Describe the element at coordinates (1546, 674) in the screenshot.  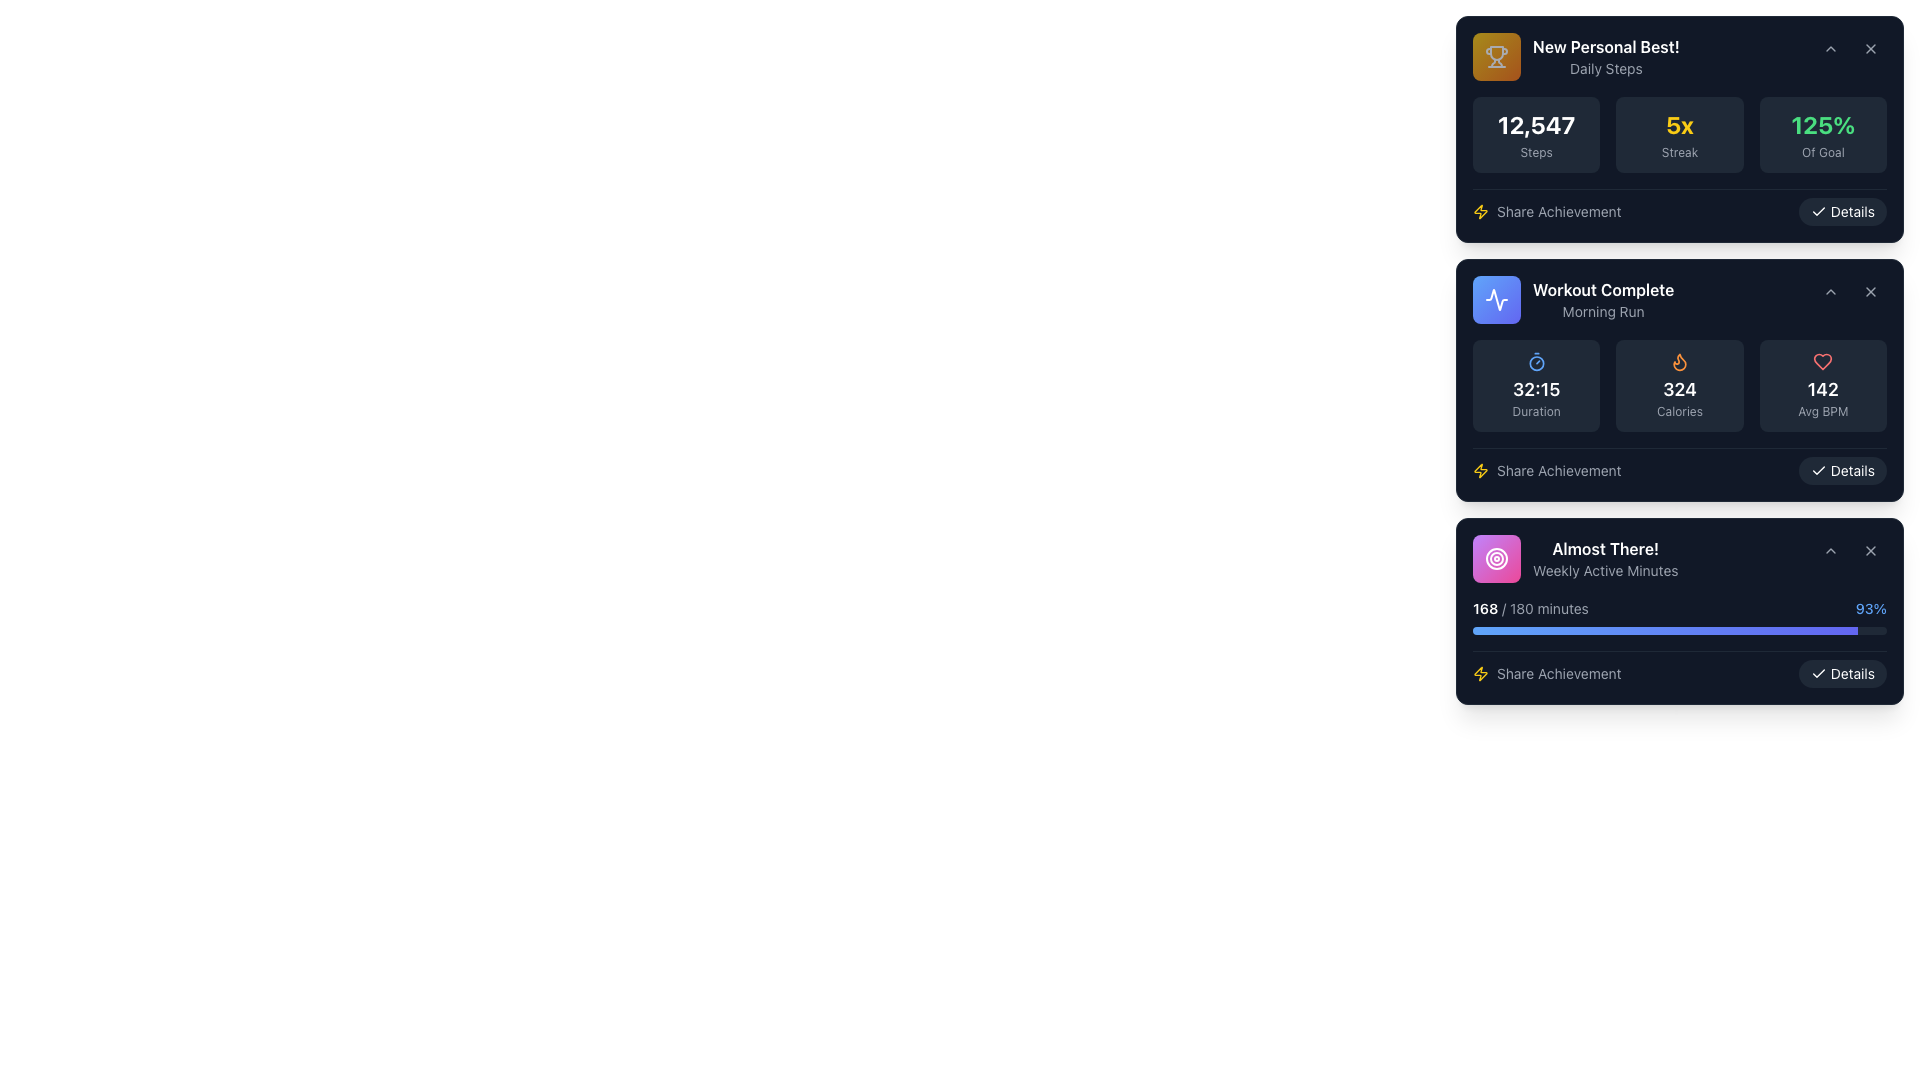
I see `the 'Share Achievement' text label with an icon, located at the bottom left corner of the third card in a vertically stacked list of cards` at that location.